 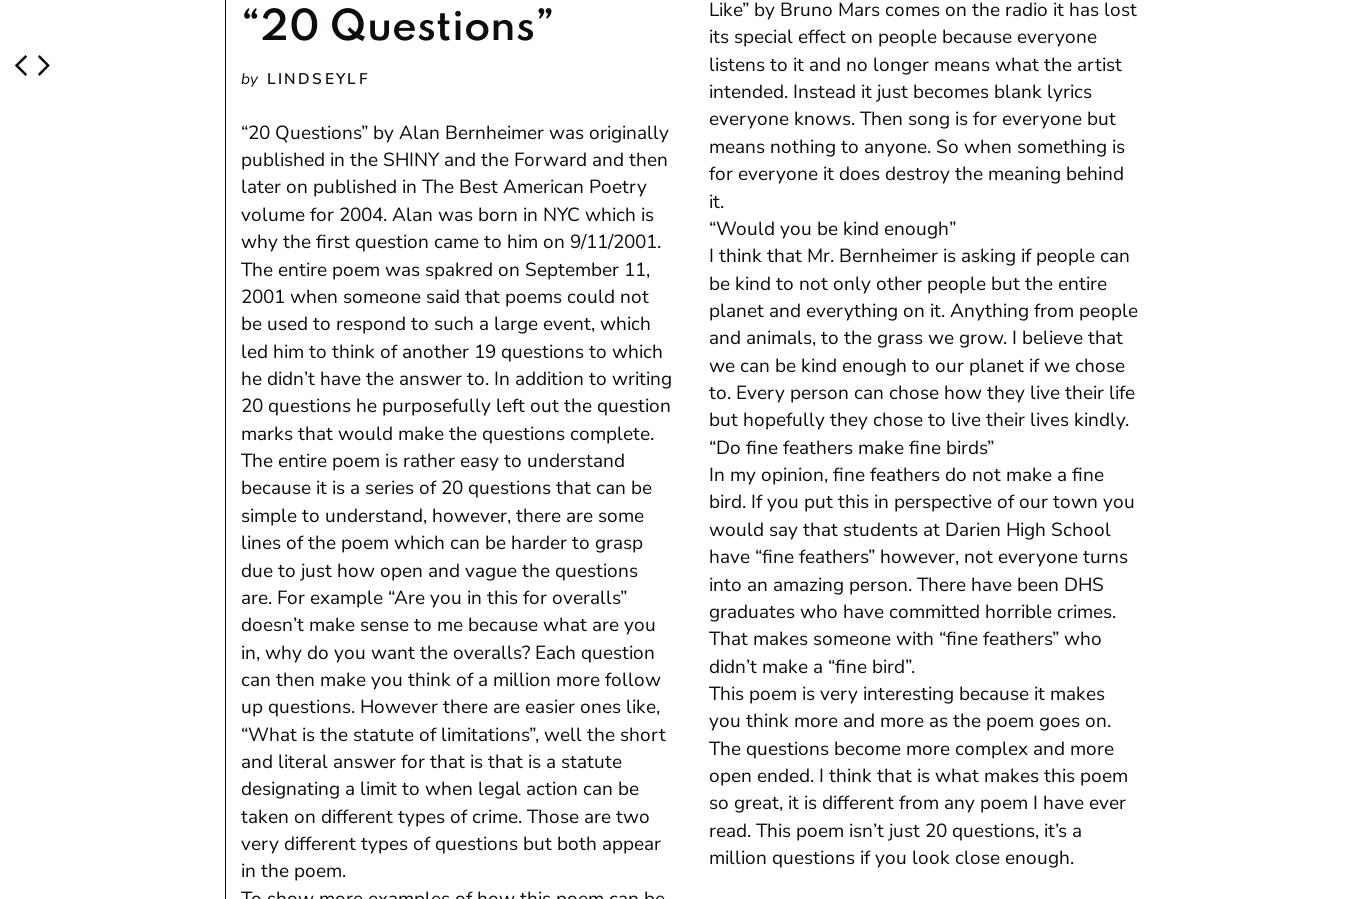 What do you see at coordinates (920, 570) in the screenshot?
I see `'In my opinion, fine feathers do not make a fine bird. If you put this in perspective of our town you would say that students at Darien High School have “fine feathers” however, not everyone turns into an amazing person. There have been DHS graduates who have committed horrible crimes. That makes someone with “fine feathers” who didn’t make a “fine bird”.'` at bounding box center [920, 570].